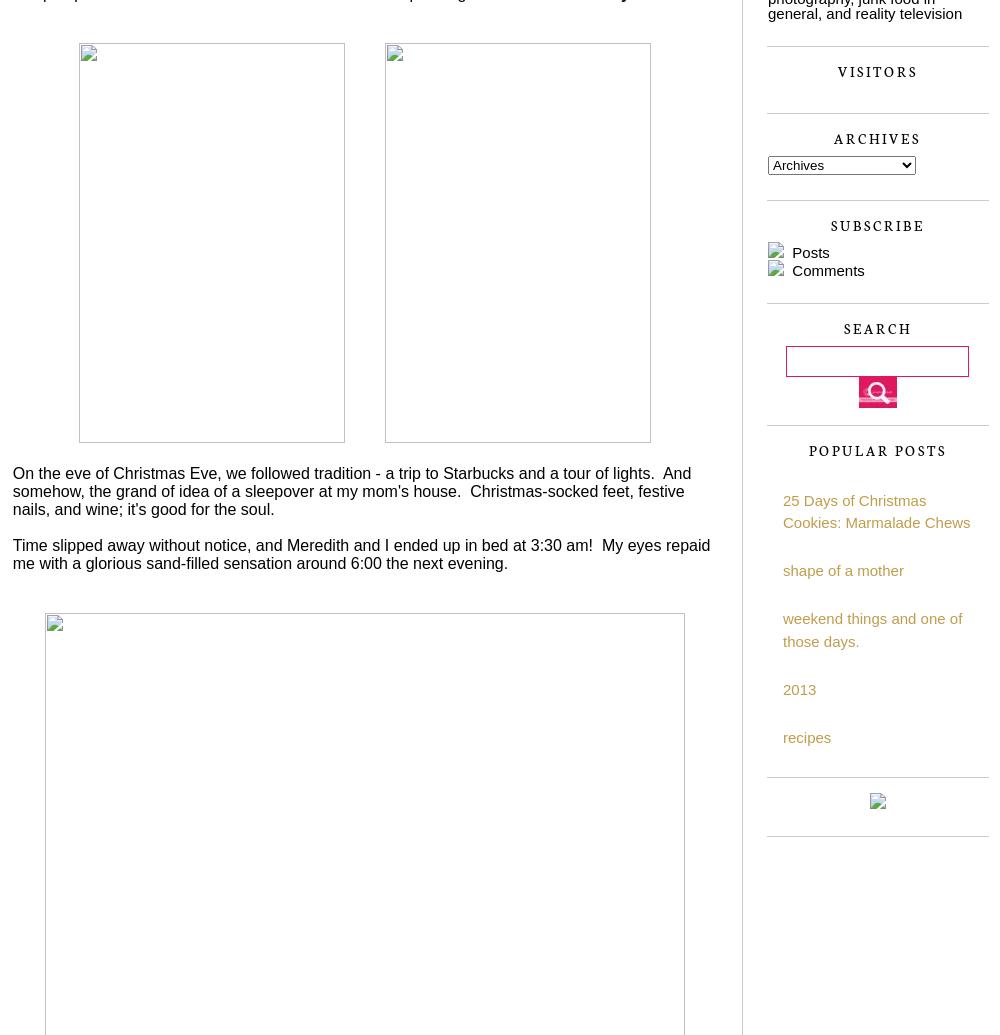 This screenshot has height=1035, width=1000. What do you see at coordinates (836, 70) in the screenshot?
I see `'Visitors'` at bounding box center [836, 70].